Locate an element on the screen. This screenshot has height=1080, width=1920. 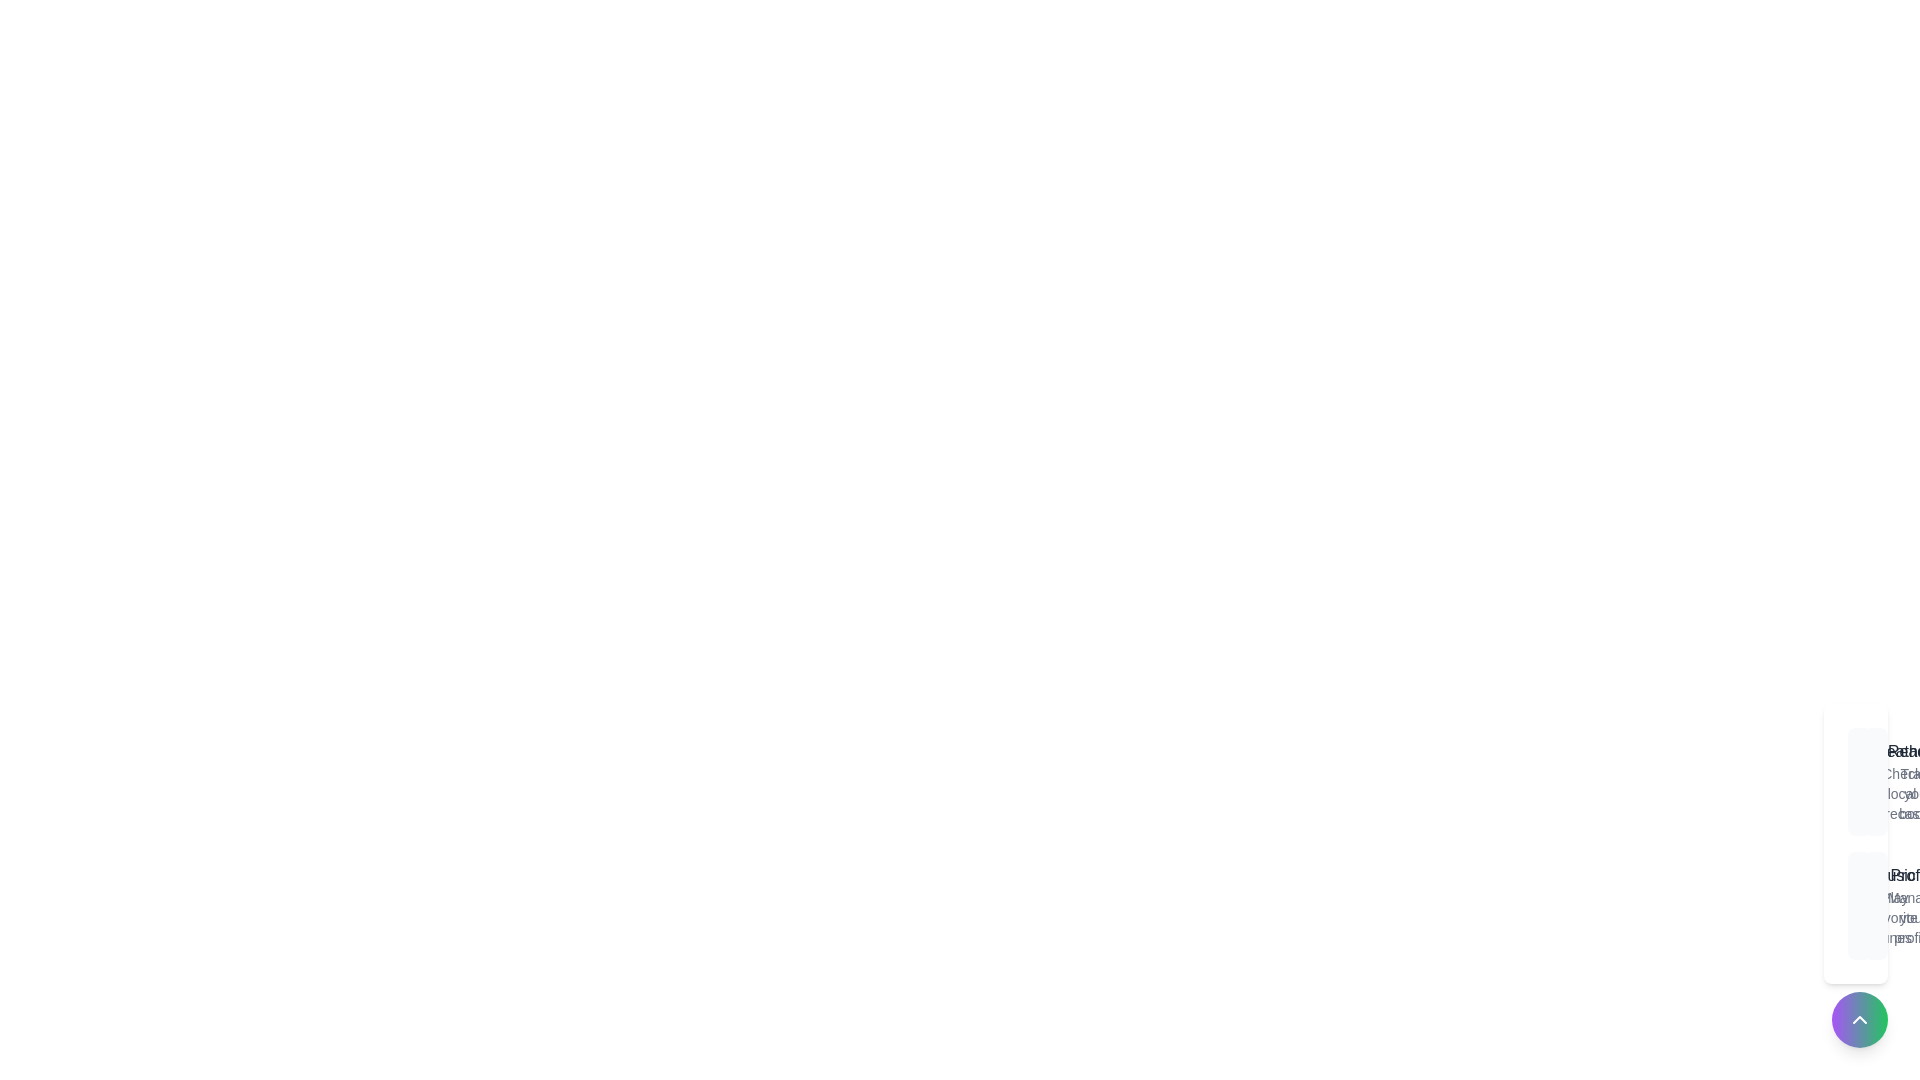
the floating action button to toggle the menu visibility is located at coordinates (1859, 1019).